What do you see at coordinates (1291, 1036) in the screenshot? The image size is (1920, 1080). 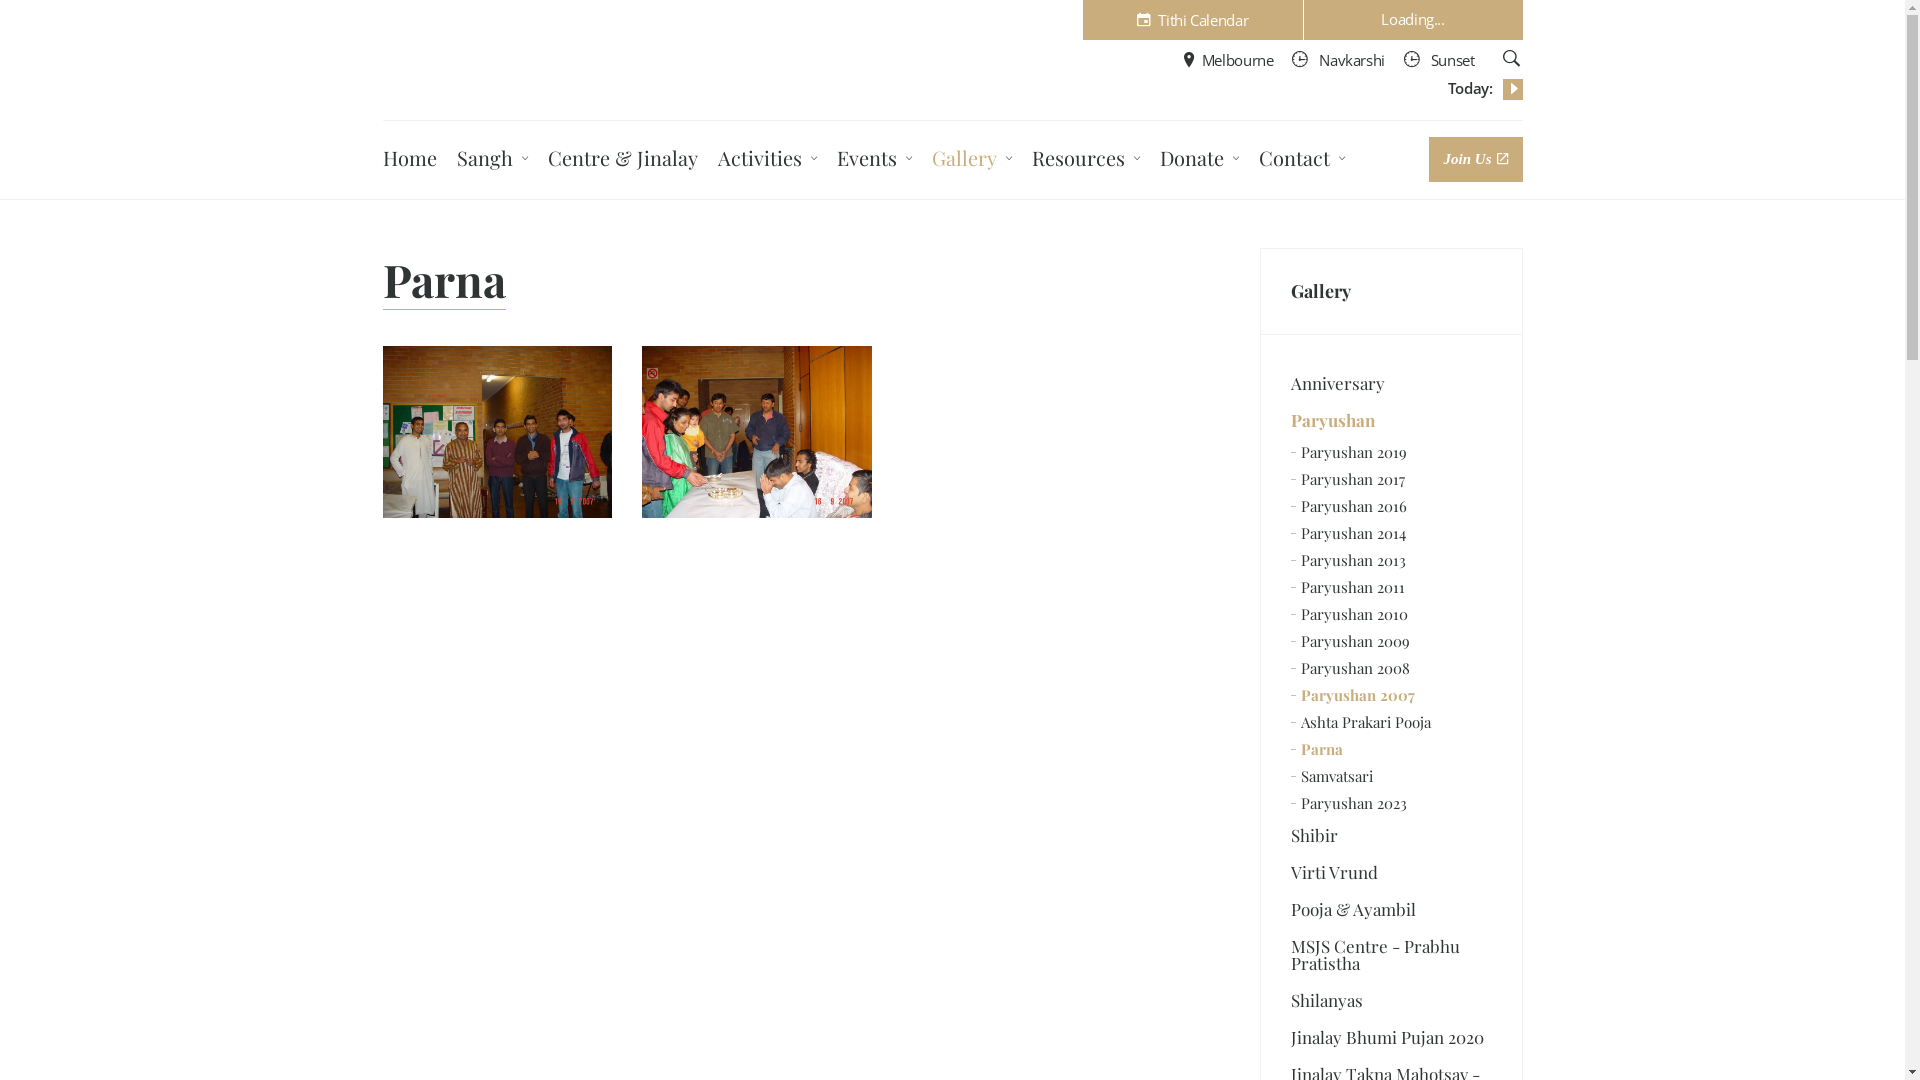 I see `'Jinalay Bhumi Pujan 2020'` at bounding box center [1291, 1036].